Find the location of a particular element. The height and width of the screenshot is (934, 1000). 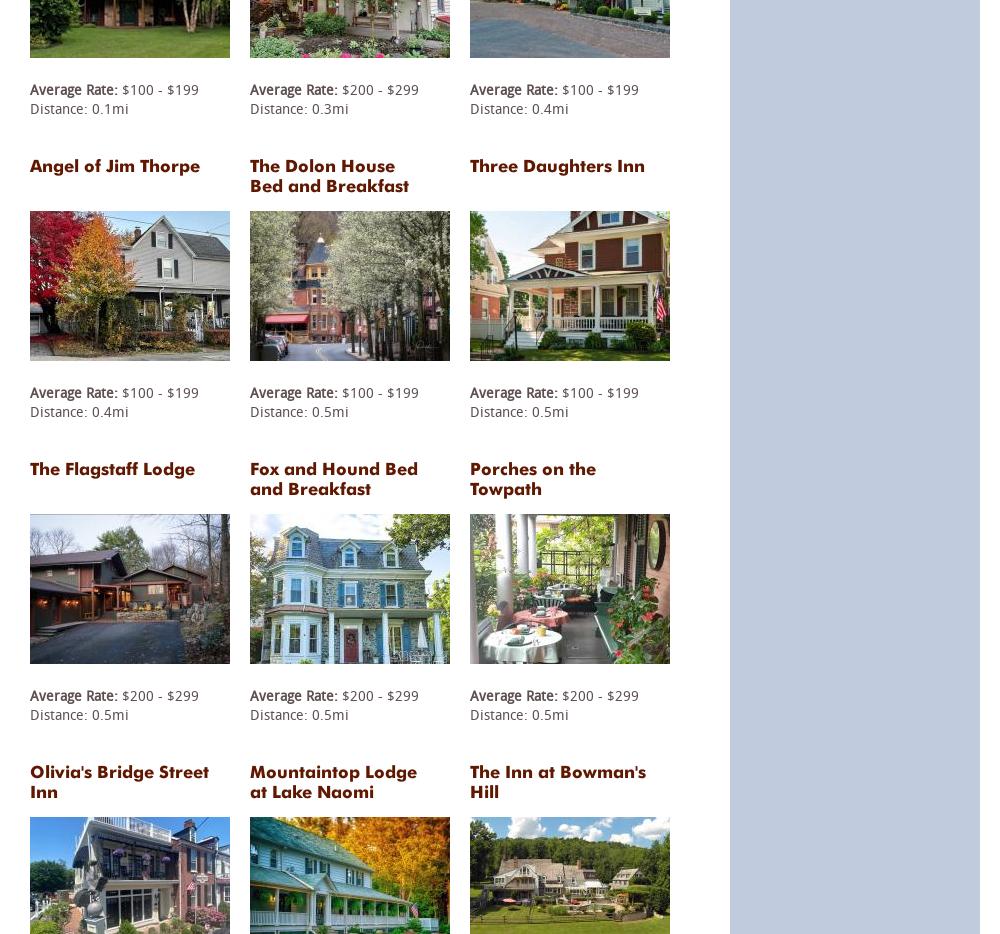

'Mountaintop Lodge at Lake Naomi' is located at coordinates (332, 780).